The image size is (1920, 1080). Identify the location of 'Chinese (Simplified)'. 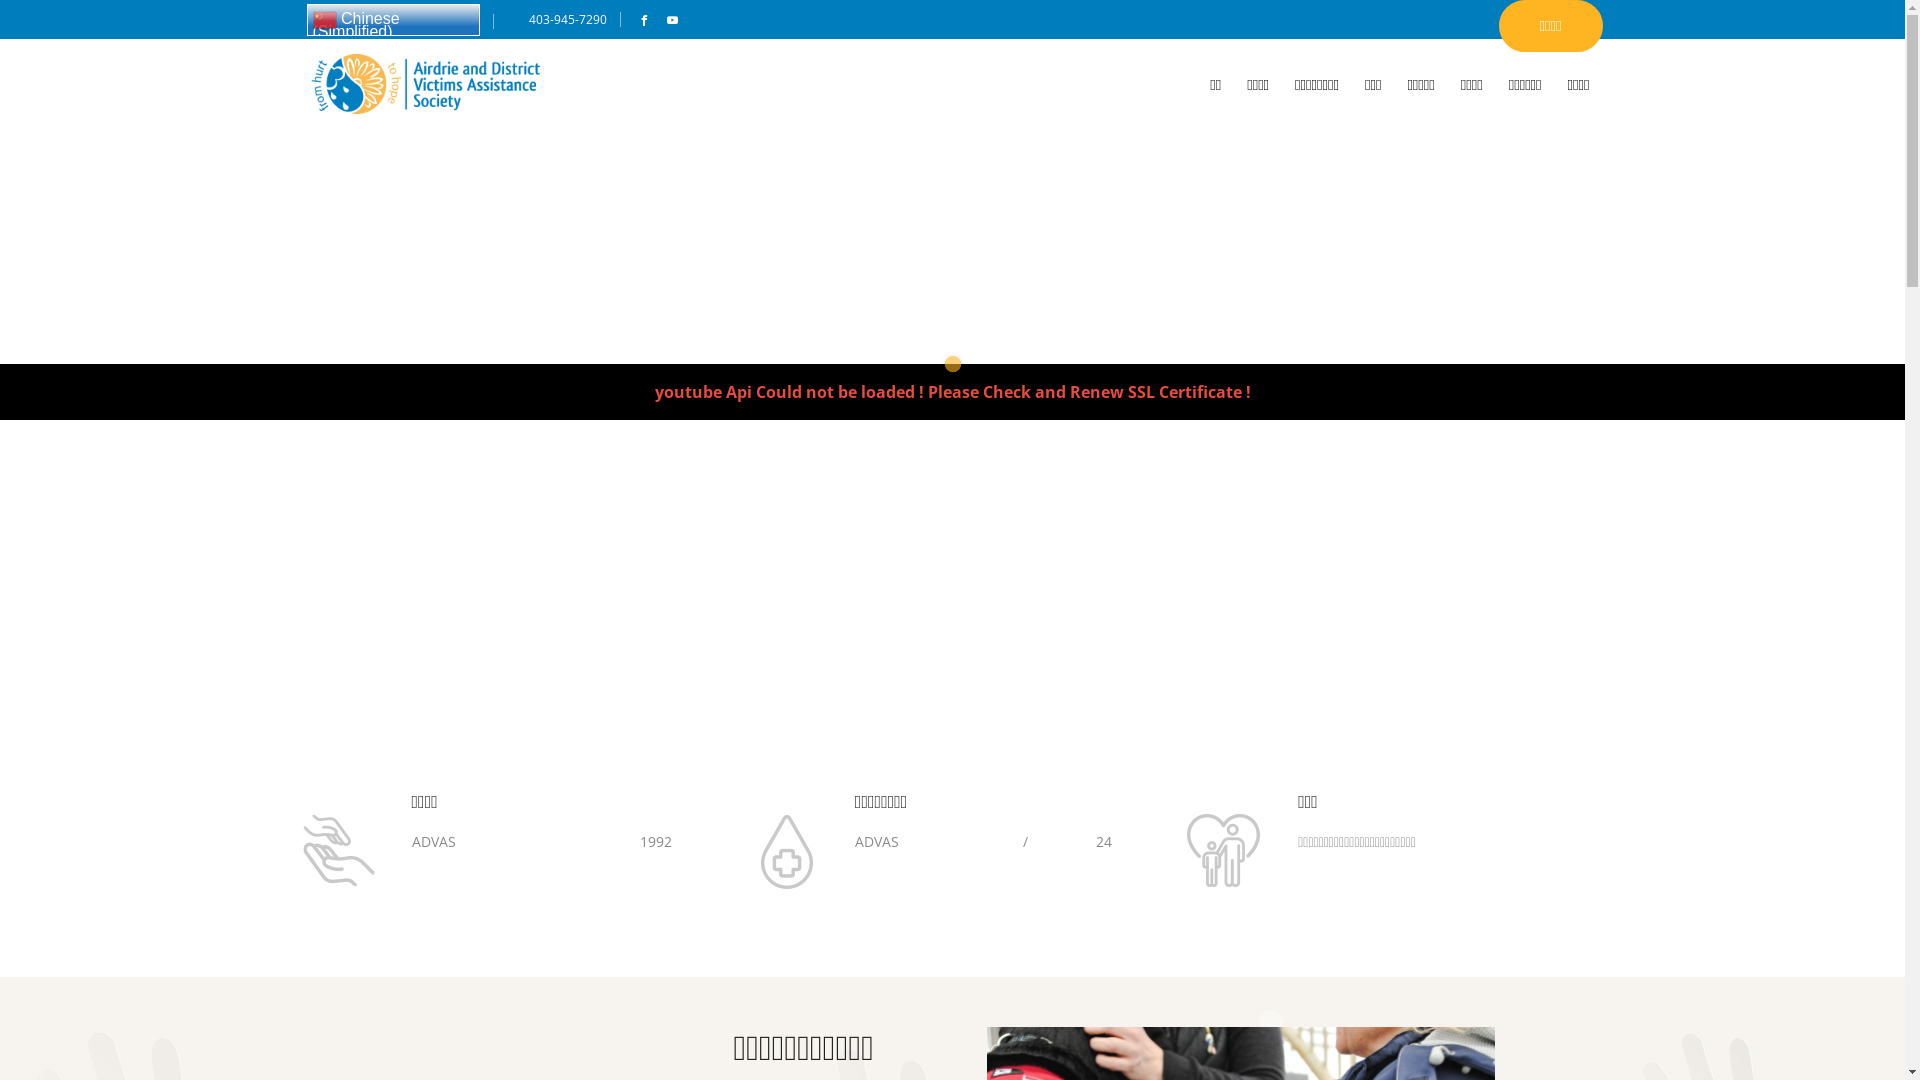
(392, 19).